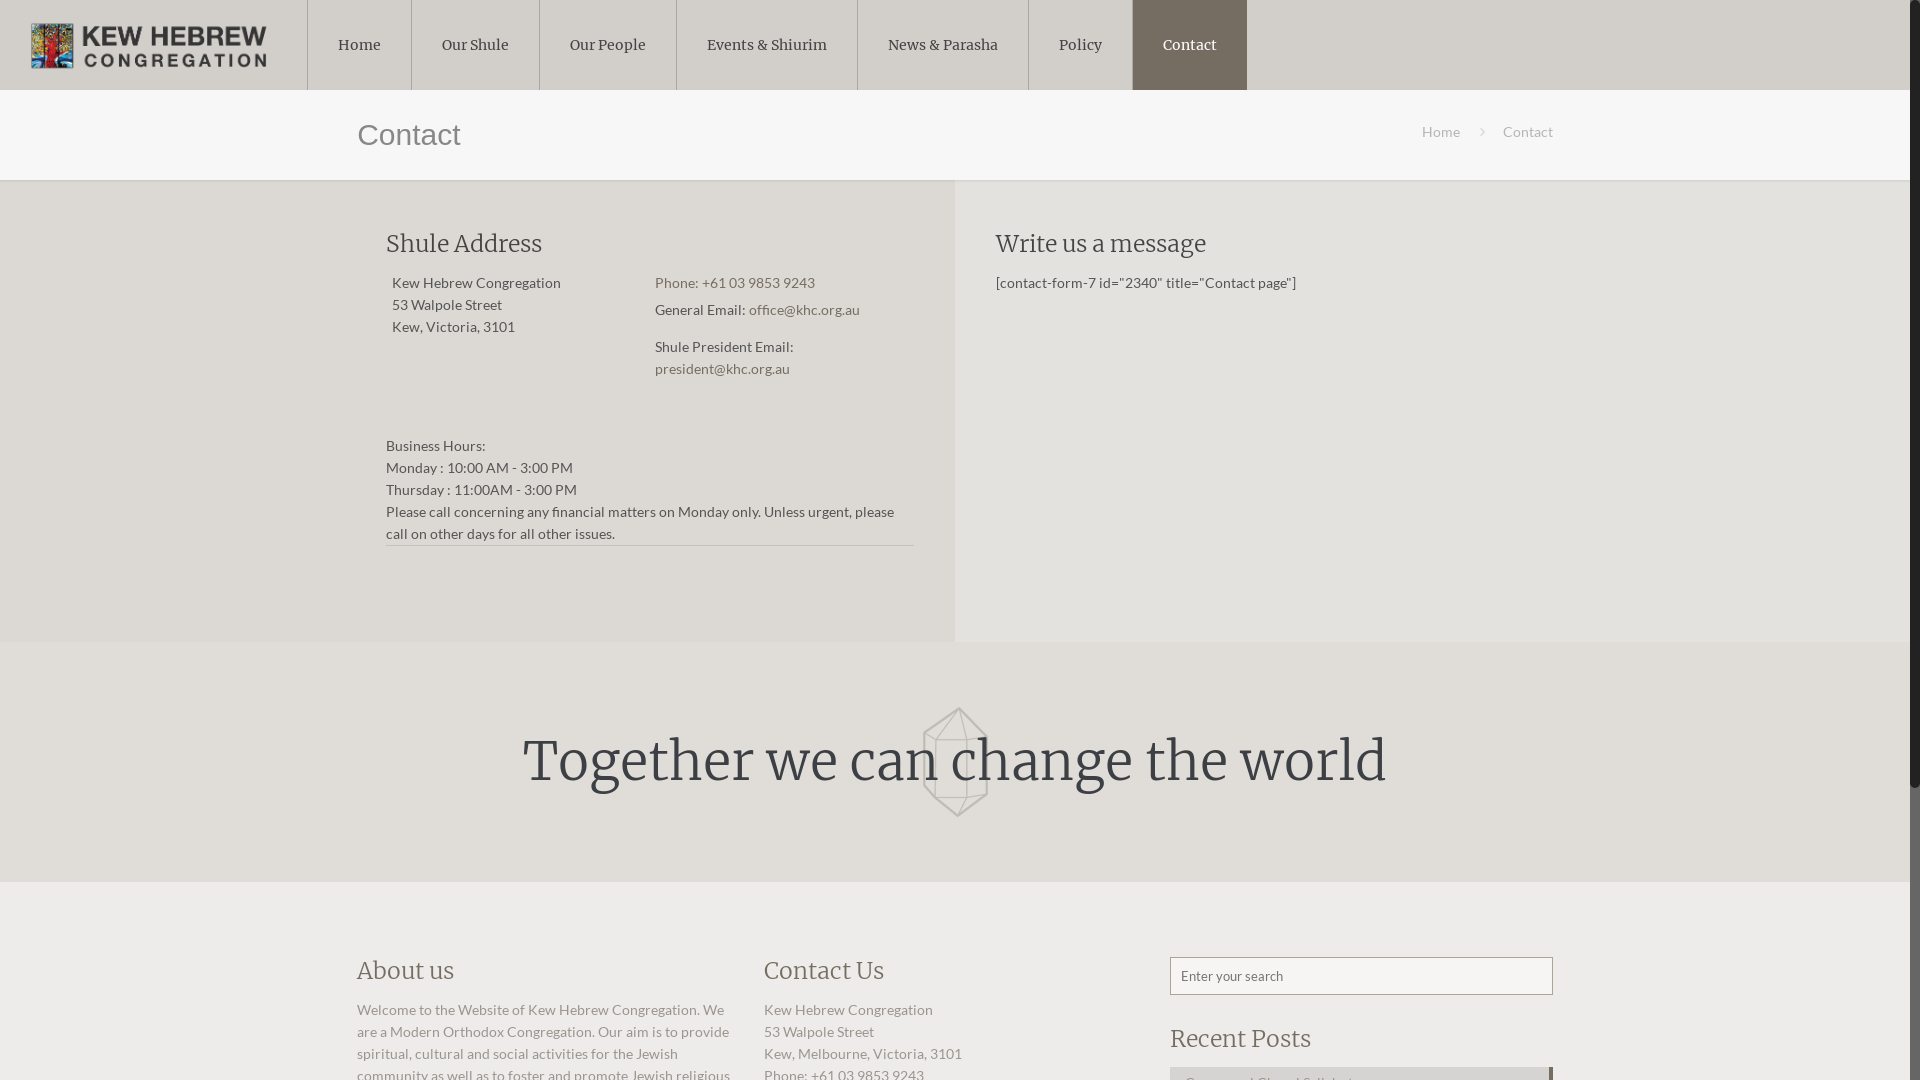 The height and width of the screenshot is (1080, 1920). I want to click on 'Kew Hebrew Congregation', so click(147, 45).